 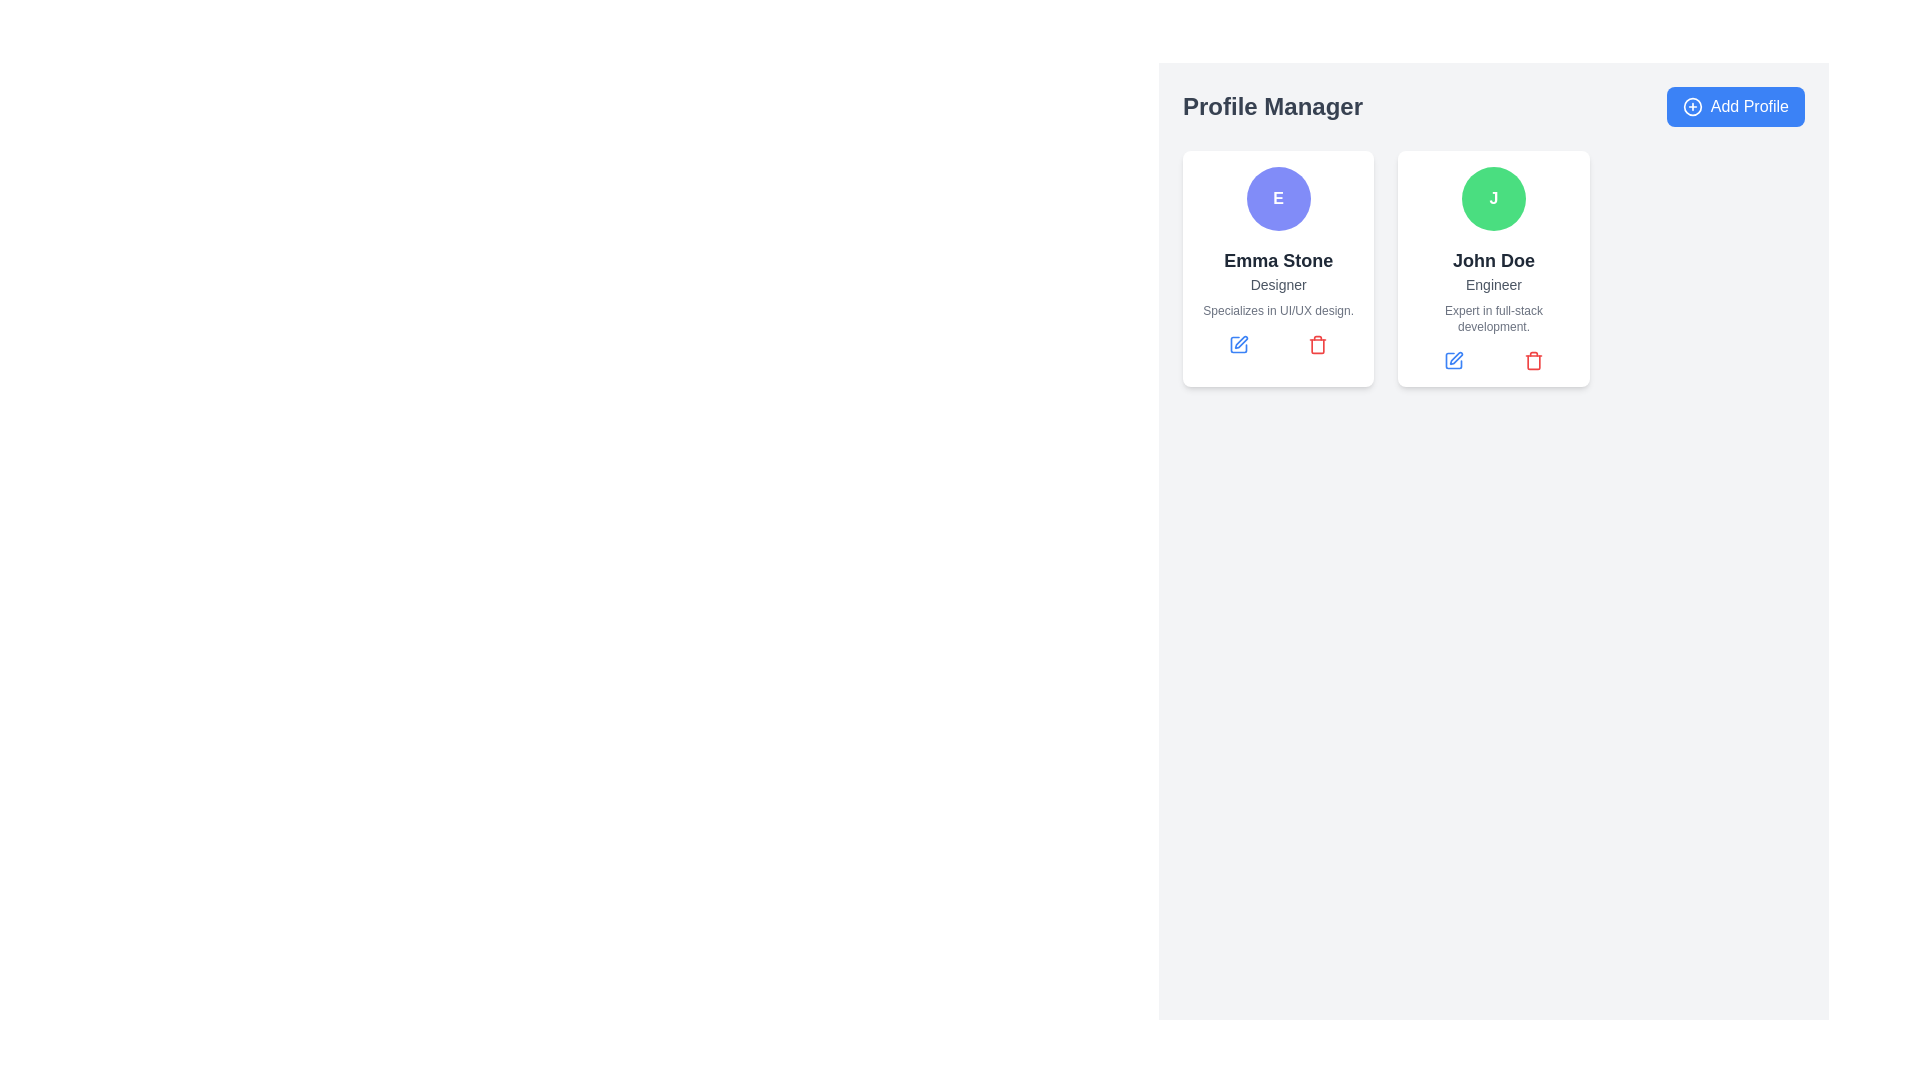 What do you see at coordinates (1532, 361) in the screenshot?
I see `the delete button located at the bottom-right corner of John Doe's profile card` at bounding box center [1532, 361].